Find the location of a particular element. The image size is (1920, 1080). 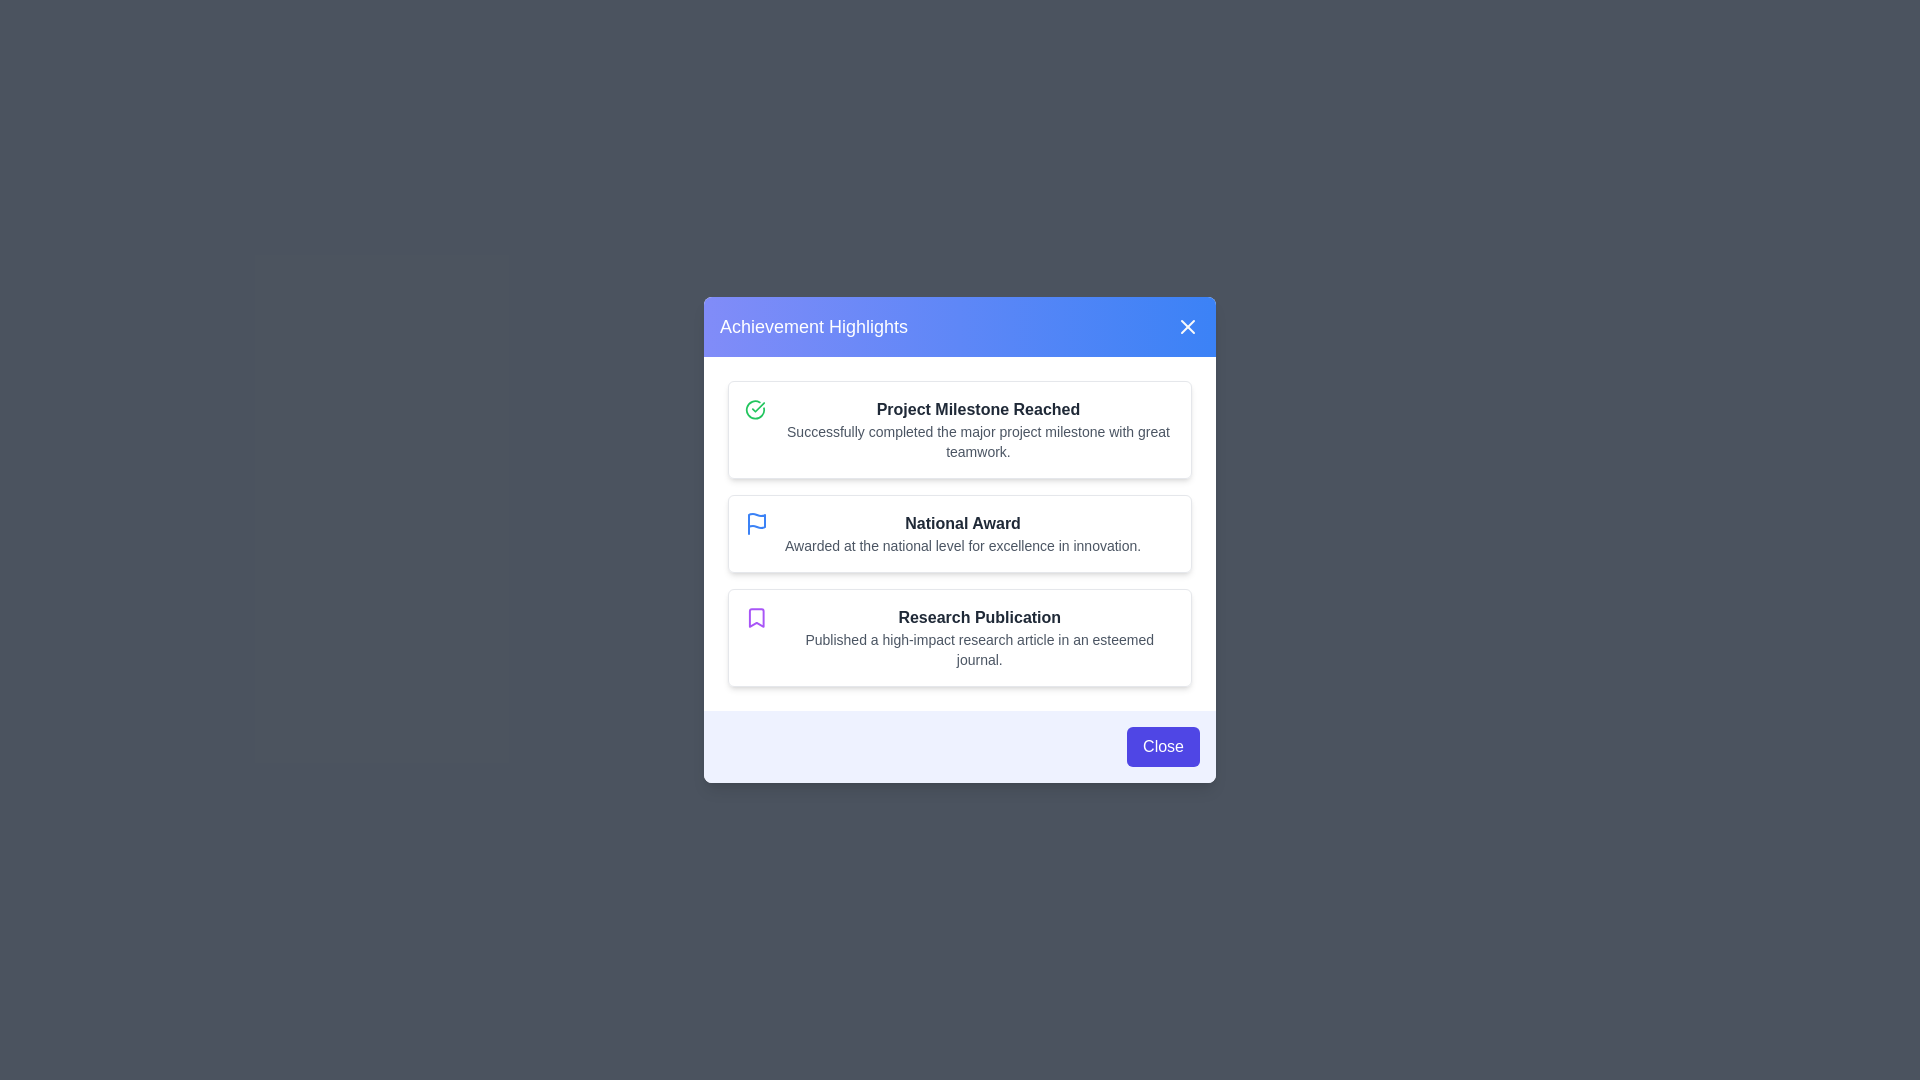

the close button represented by an 'X' icon in the top-right corner of the 'Achievement Highlights' header bar is located at coordinates (1188, 326).